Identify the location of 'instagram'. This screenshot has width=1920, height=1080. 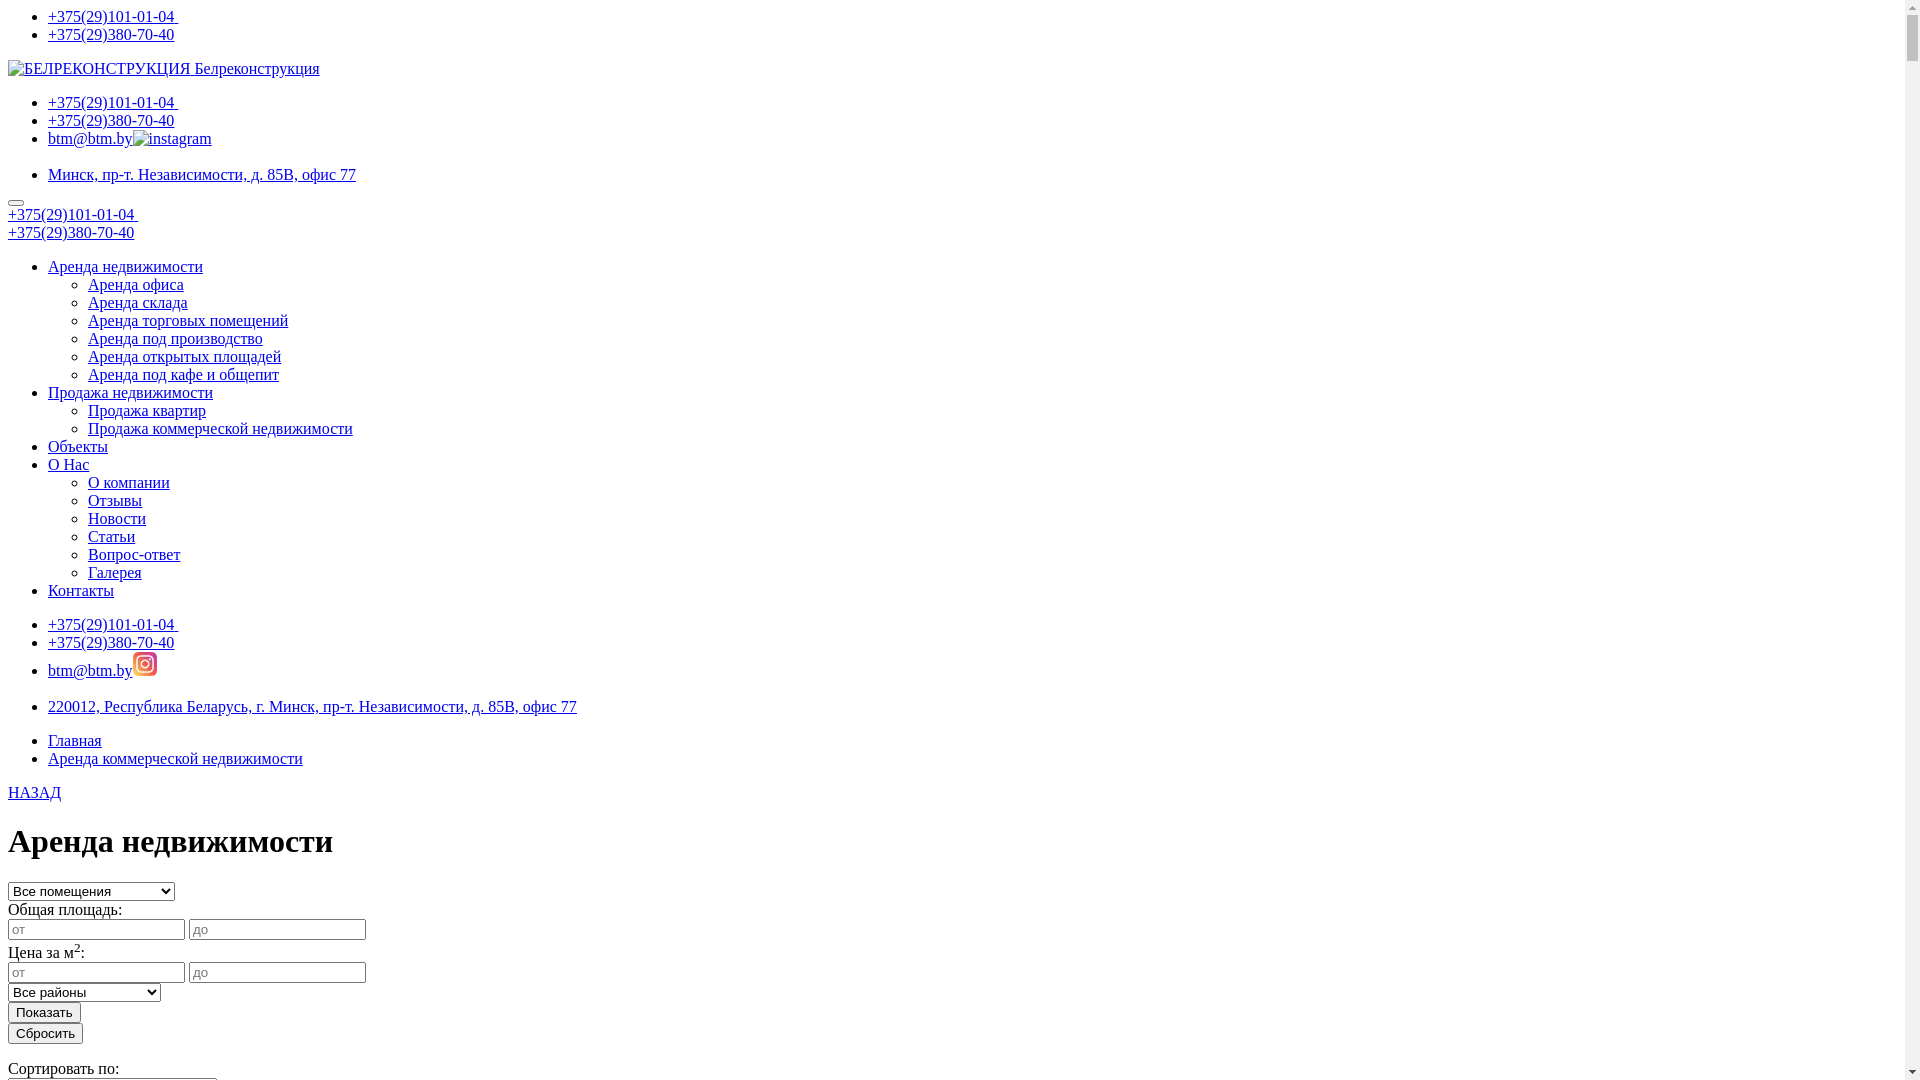
(143, 663).